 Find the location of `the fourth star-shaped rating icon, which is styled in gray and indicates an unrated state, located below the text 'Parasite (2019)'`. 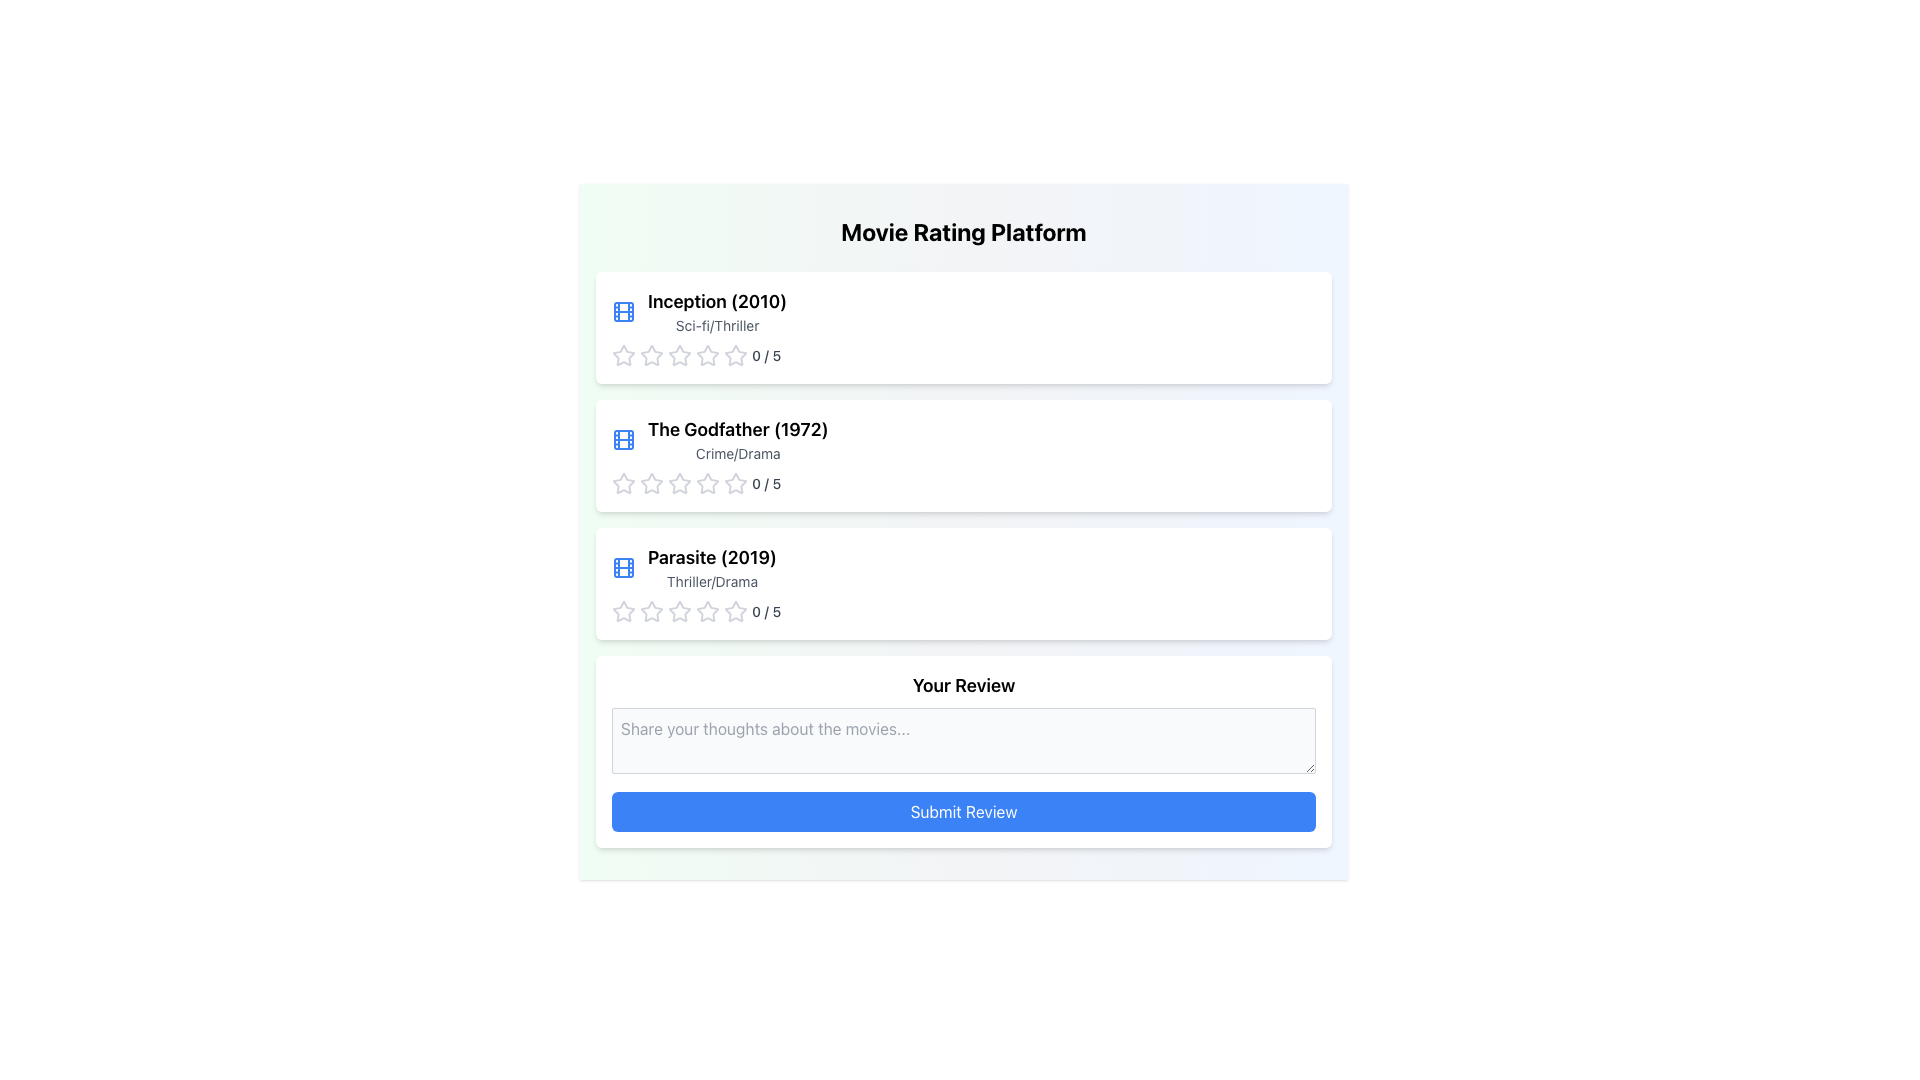

the fourth star-shaped rating icon, which is styled in gray and indicates an unrated state, located below the text 'Parasite (2019)' is located at coordinates (680, 611).